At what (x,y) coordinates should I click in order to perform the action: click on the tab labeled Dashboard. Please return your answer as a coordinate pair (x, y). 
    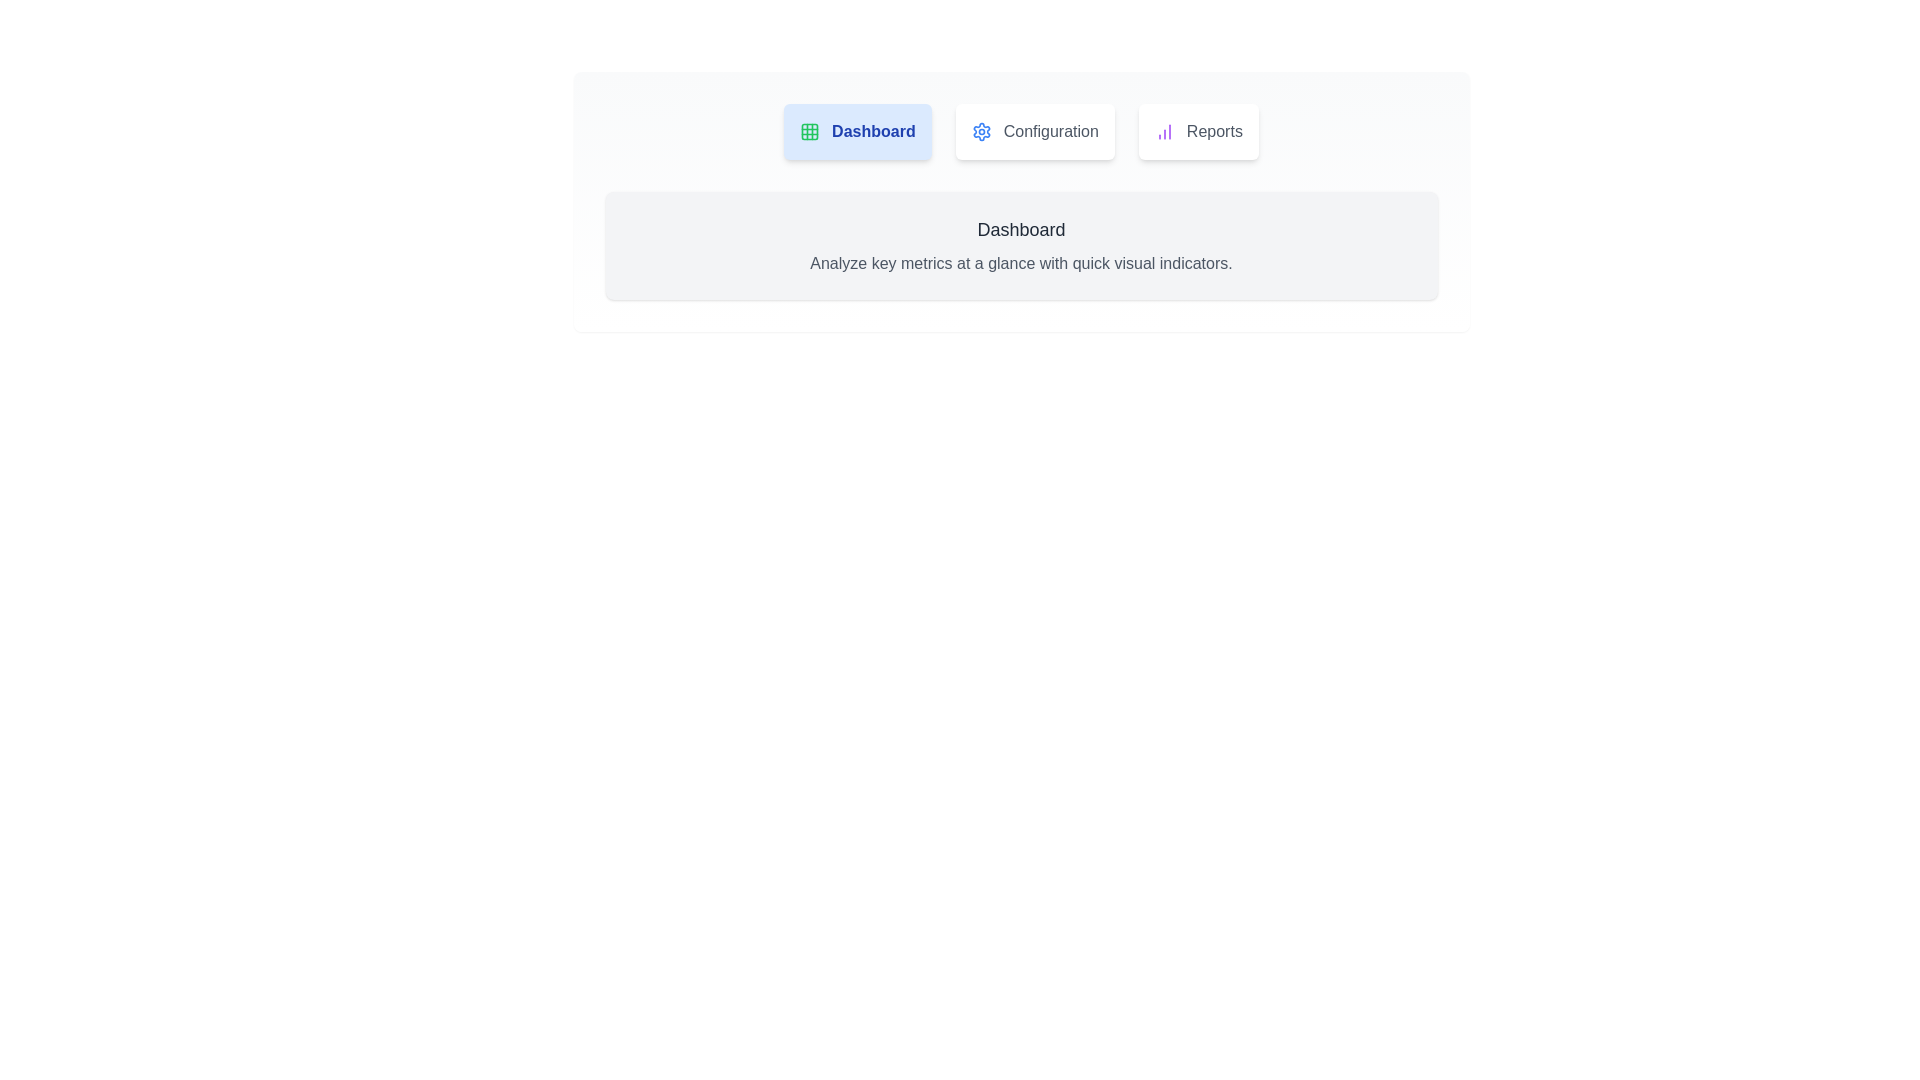
    Looking at the image, I should click on (857, 131).